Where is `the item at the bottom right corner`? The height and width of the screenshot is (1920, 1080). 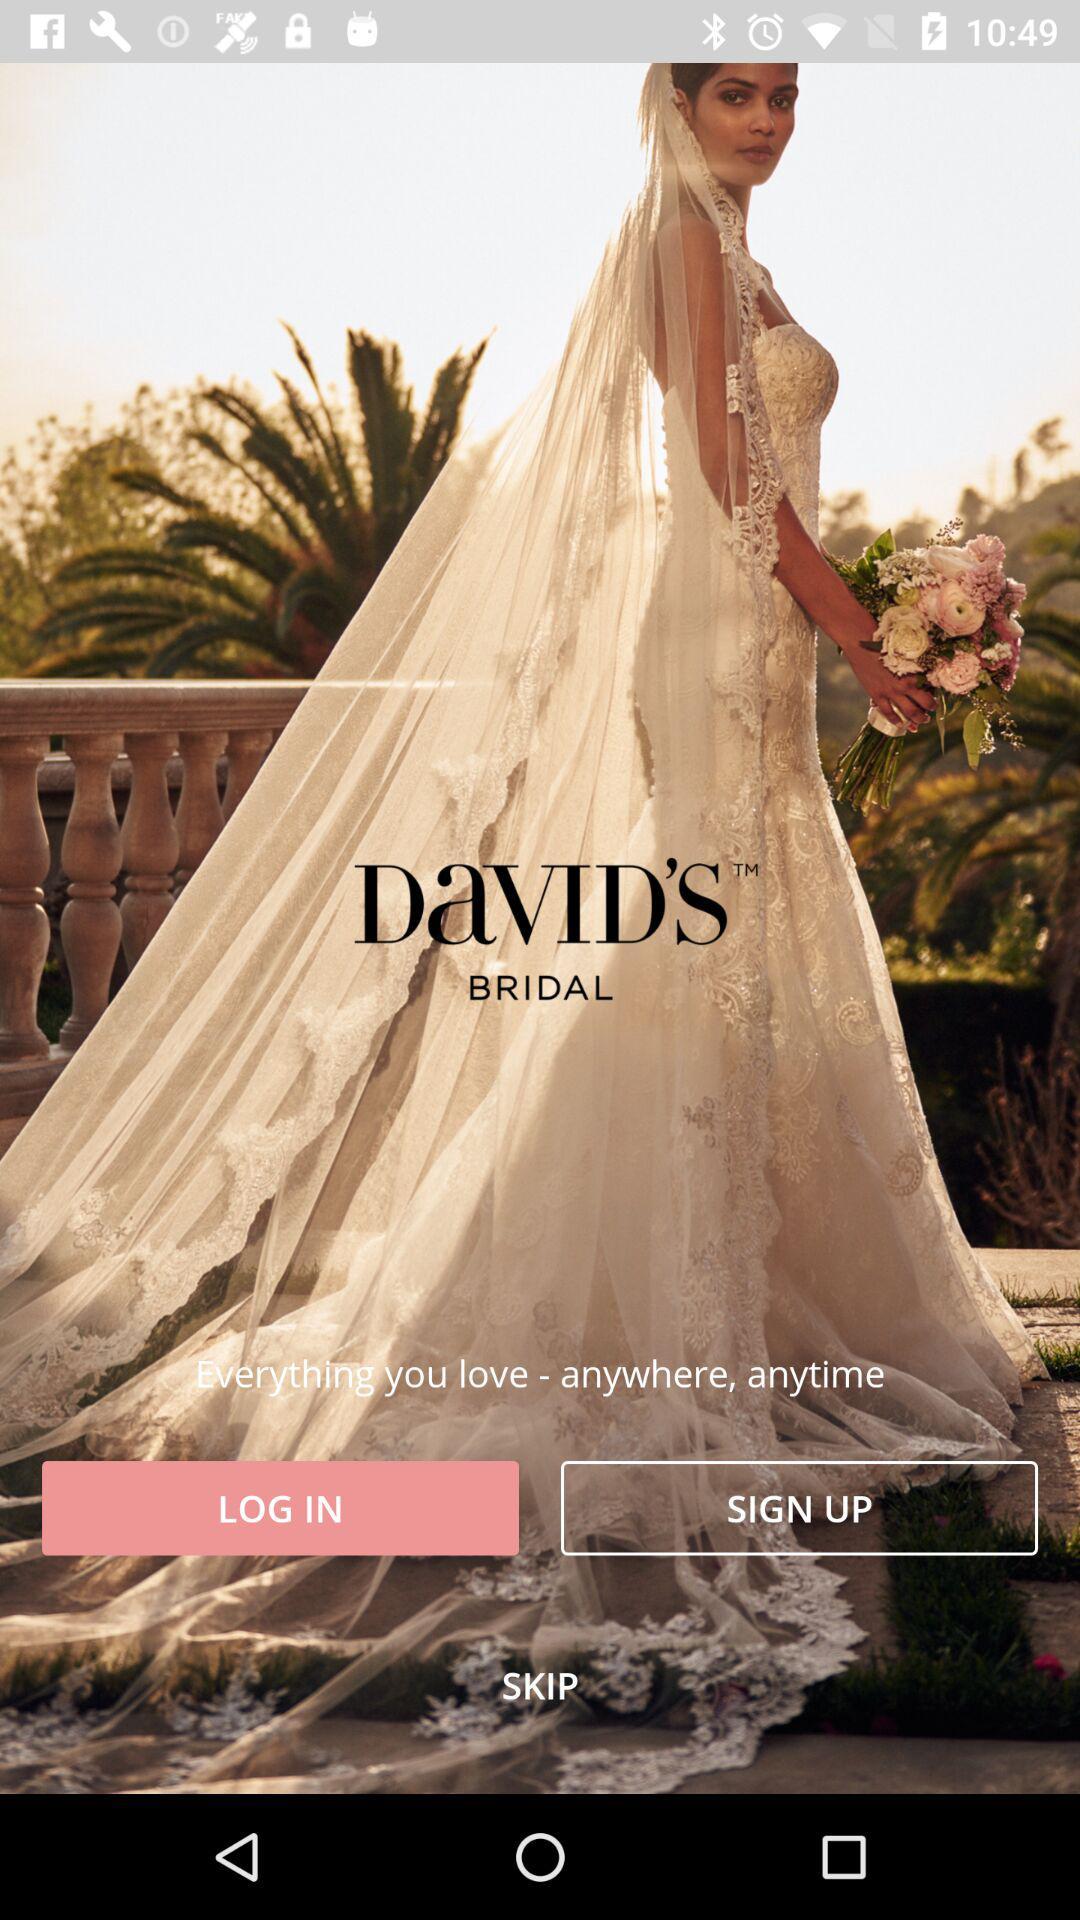
the item at the bottom right corner is located at coordinates (798, 1508).